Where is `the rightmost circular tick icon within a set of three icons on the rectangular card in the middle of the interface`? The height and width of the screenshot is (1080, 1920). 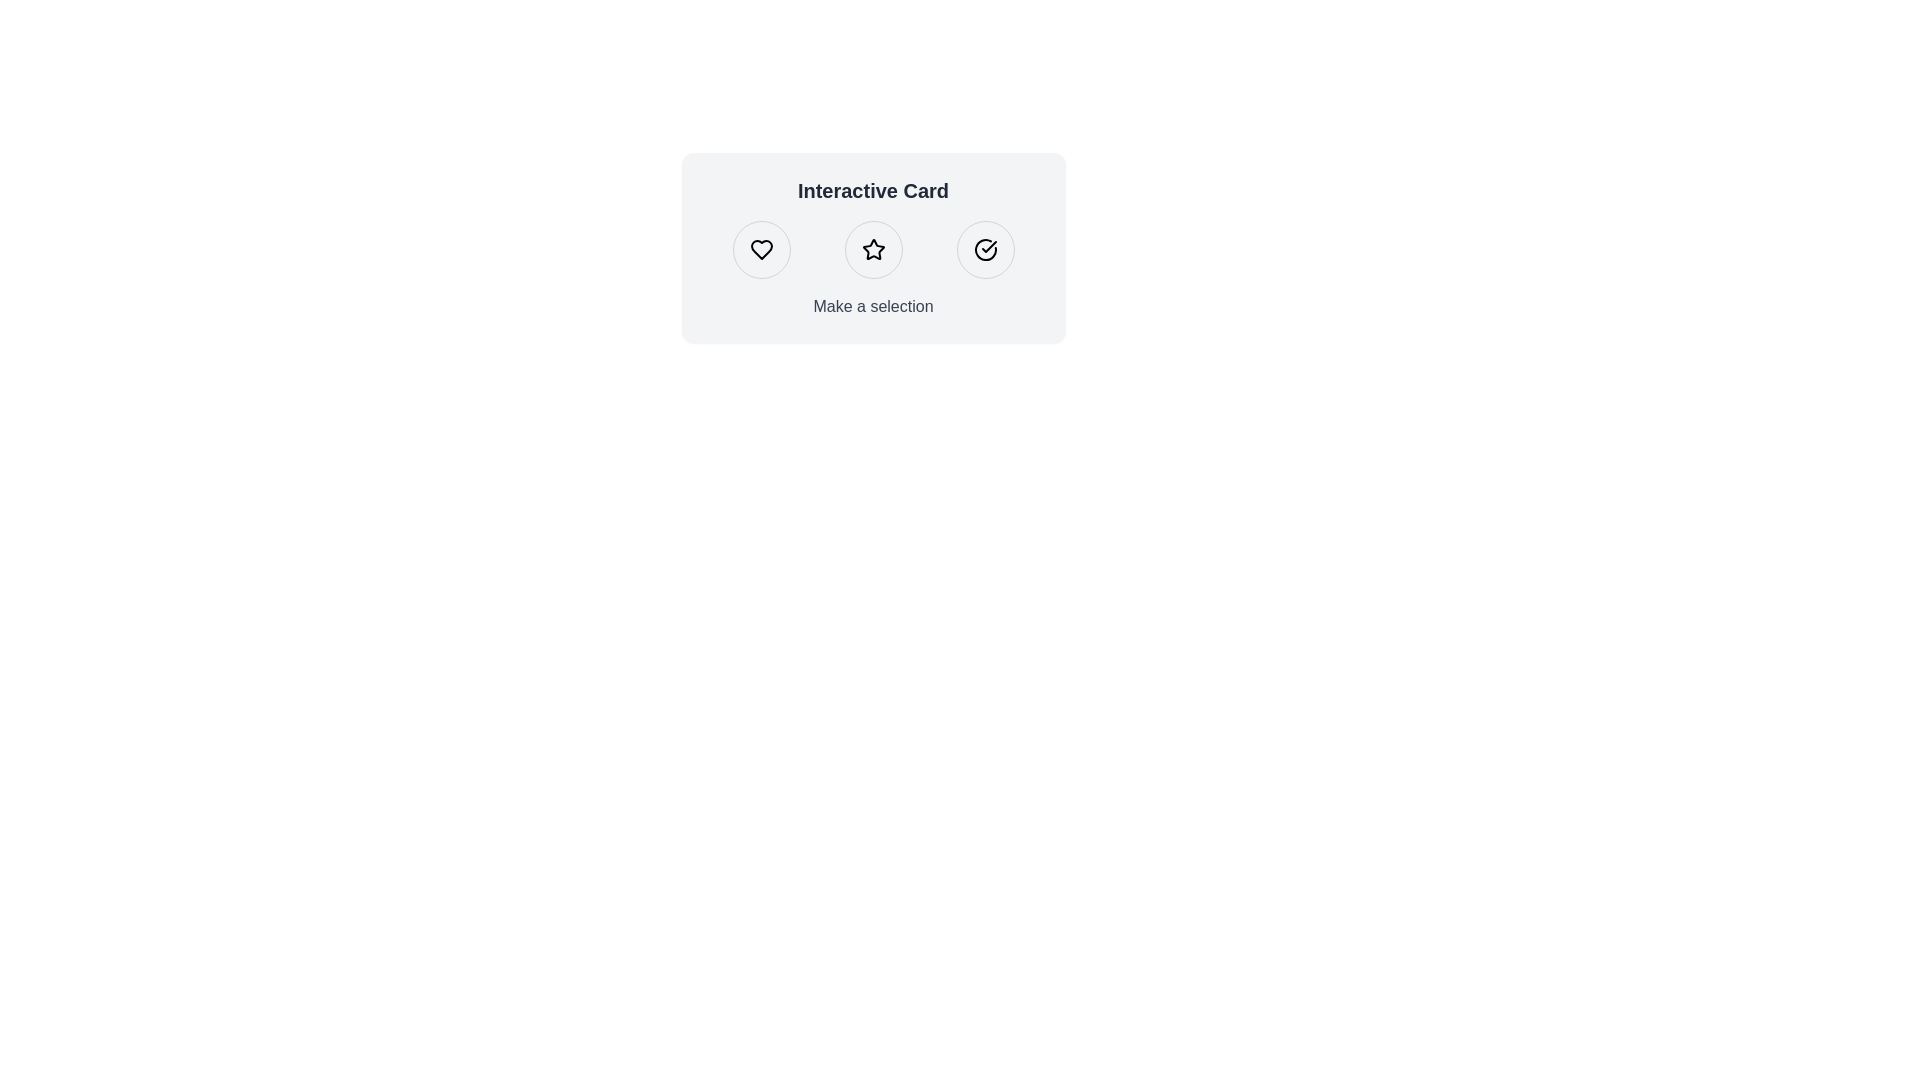
the rightmost circular tick icon within a set of three icons on the rectangular card in the middle of the interface is located at coordinates (985, 249).